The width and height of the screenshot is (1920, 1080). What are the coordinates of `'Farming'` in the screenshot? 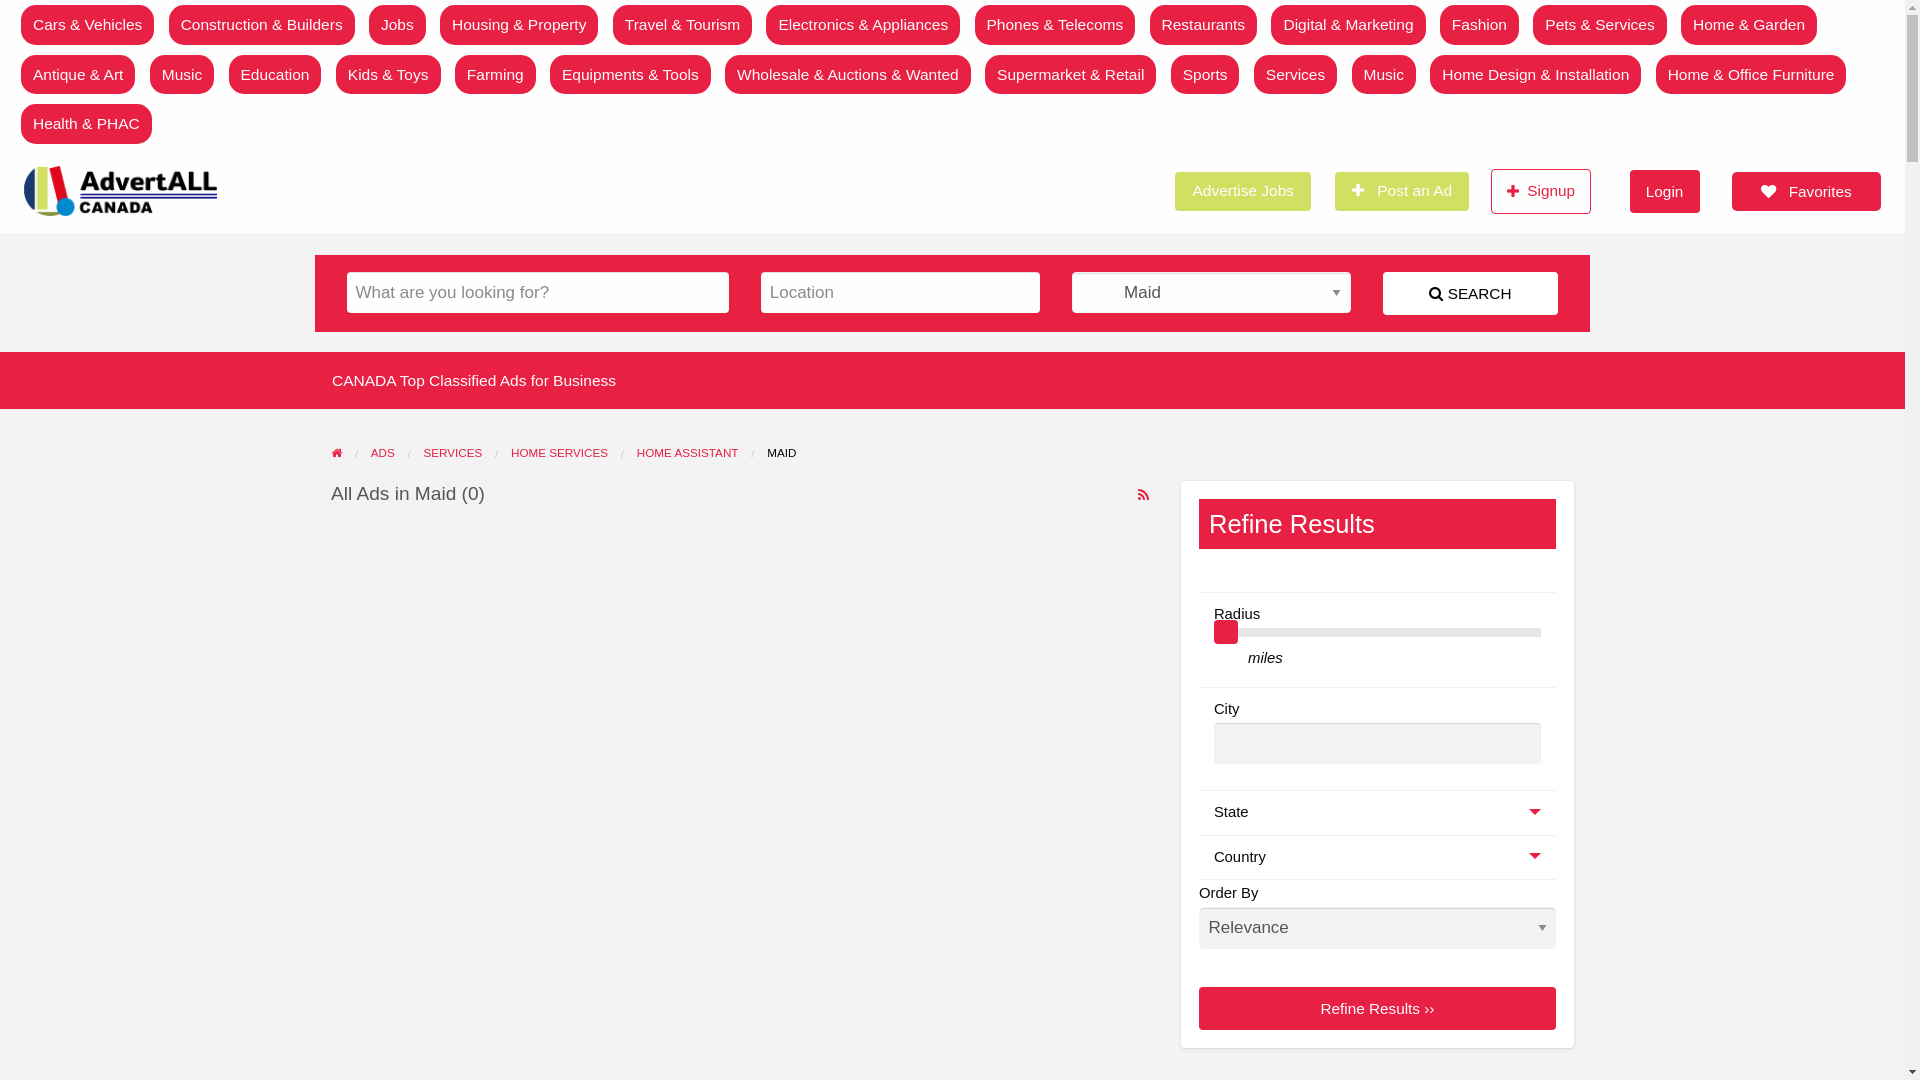 It's located at (495, 73).